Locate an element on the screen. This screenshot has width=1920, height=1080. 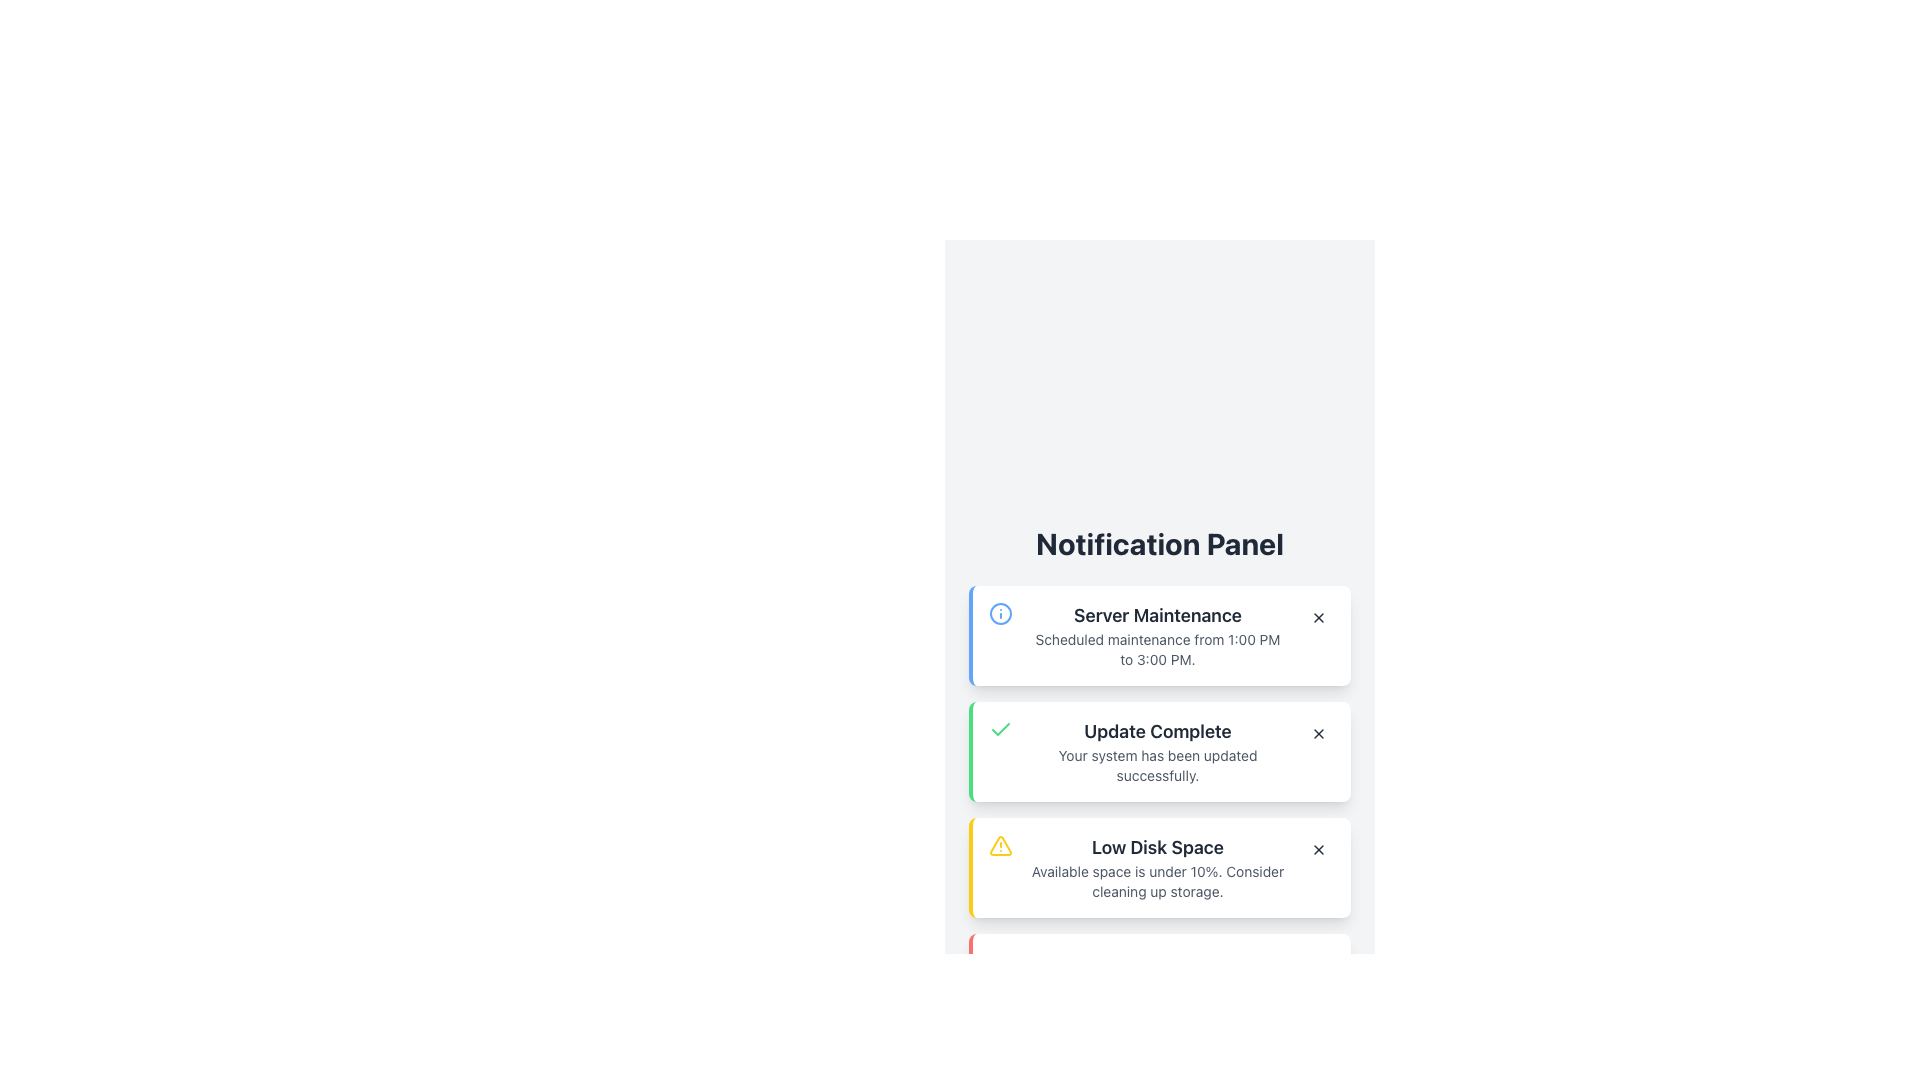
the 'Low Disk Space' text label, which is prominently displayed in bold and dark gray is located at coordinates (1157, 848).